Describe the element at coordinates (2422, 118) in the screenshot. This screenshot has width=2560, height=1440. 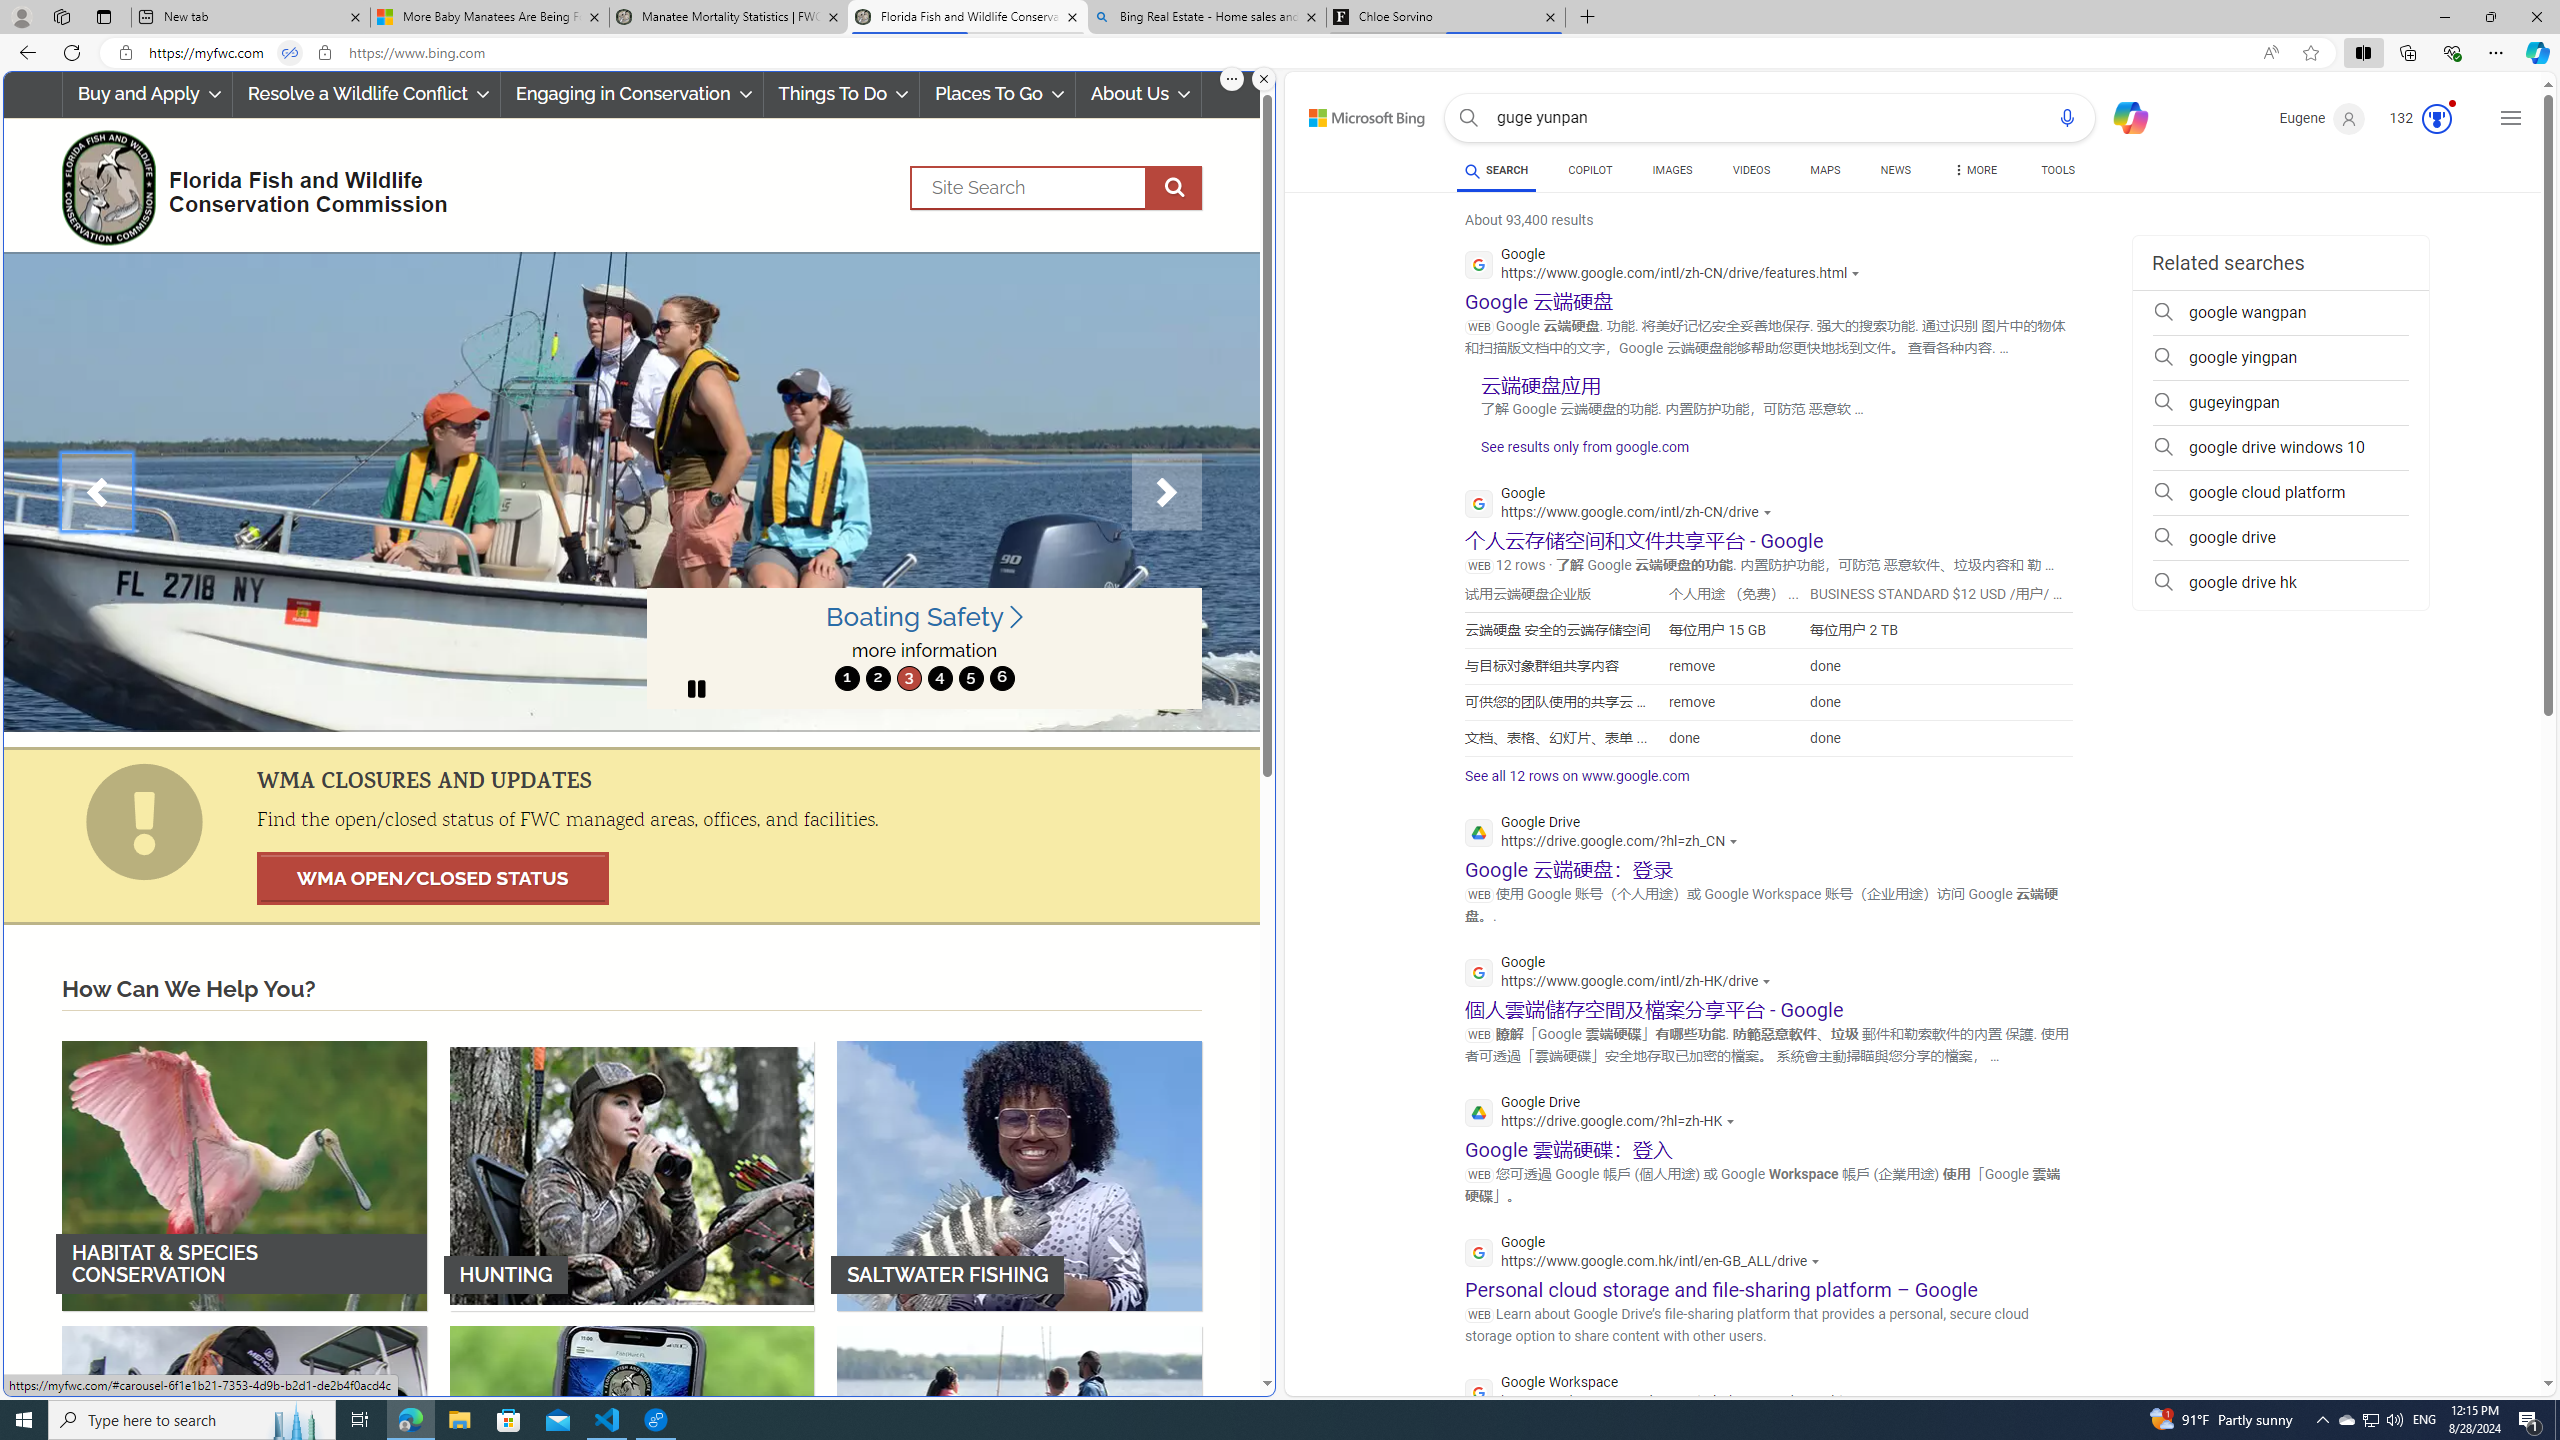
I see `'Microsoft Rewards 123'` at that location.